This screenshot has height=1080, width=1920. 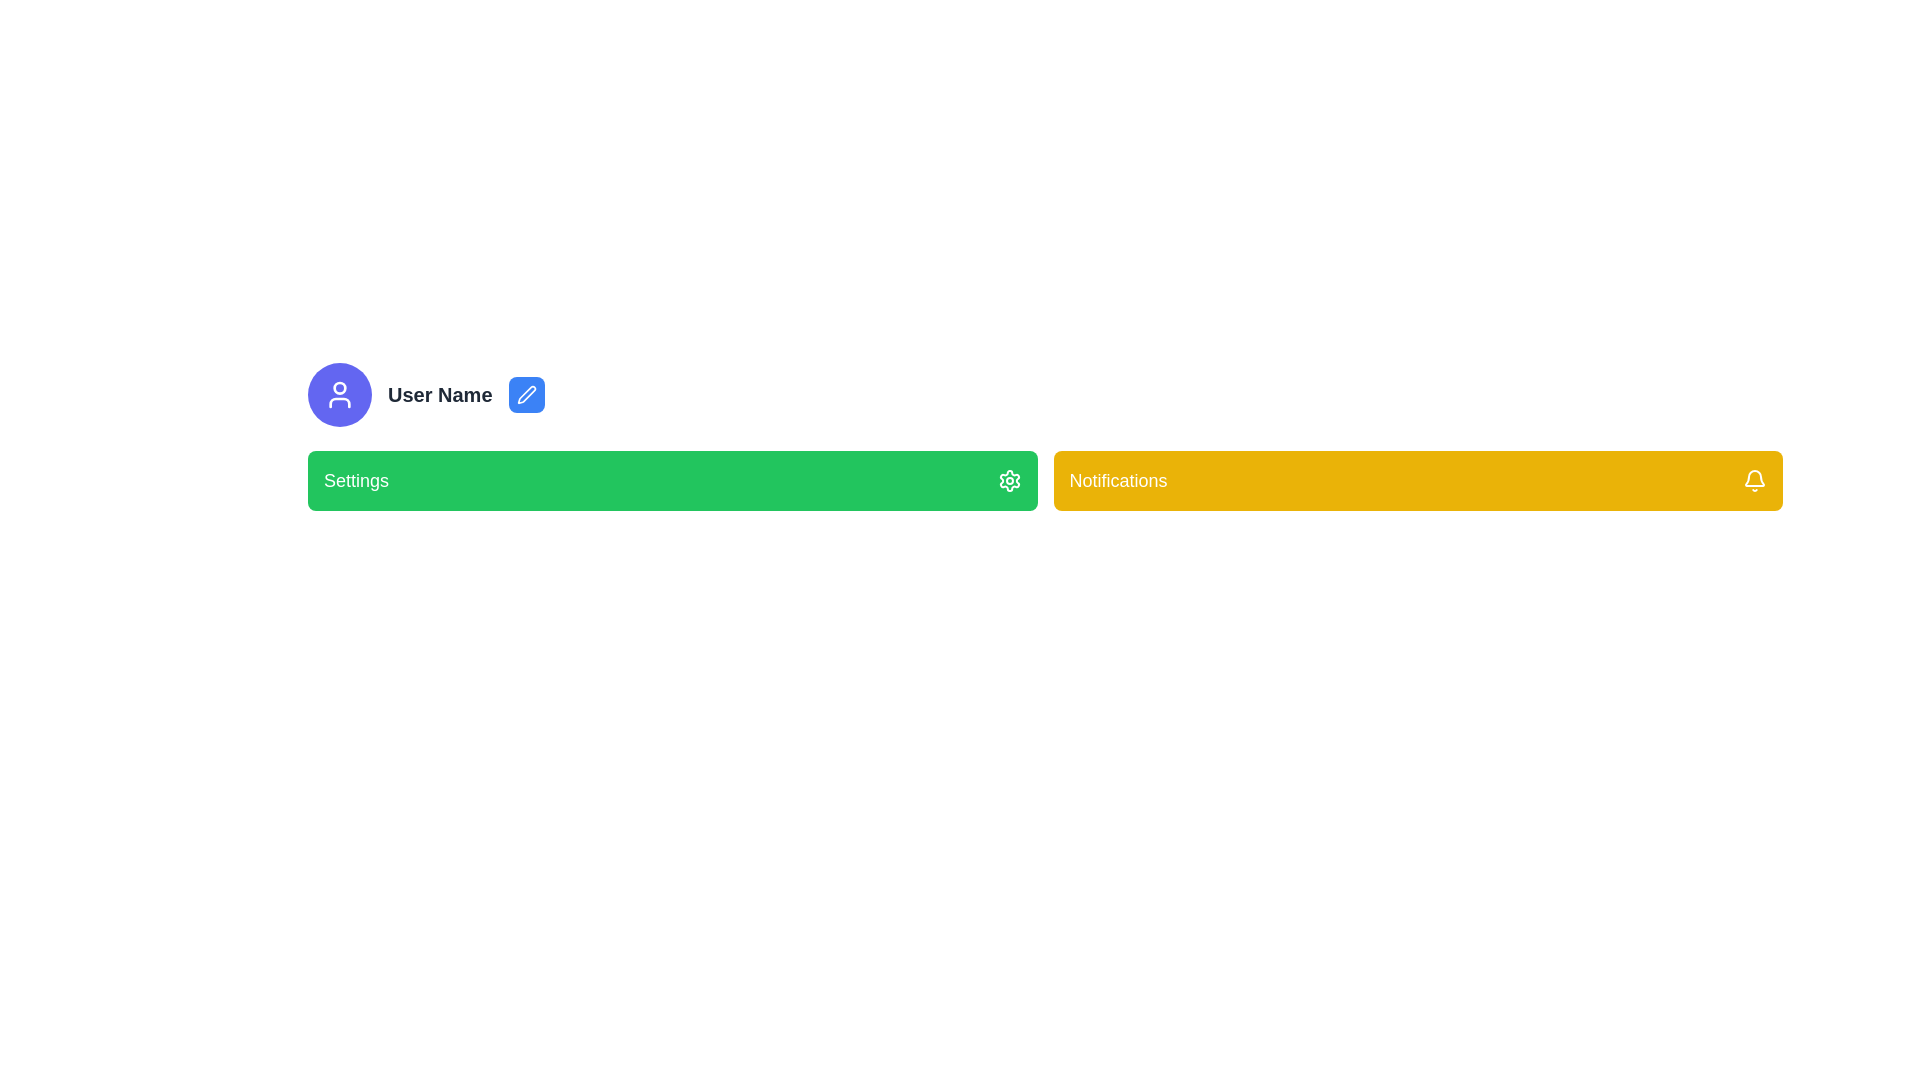 I want to click on the button located to the immediate right of the text 'User Name', so click(x=526, y=394).